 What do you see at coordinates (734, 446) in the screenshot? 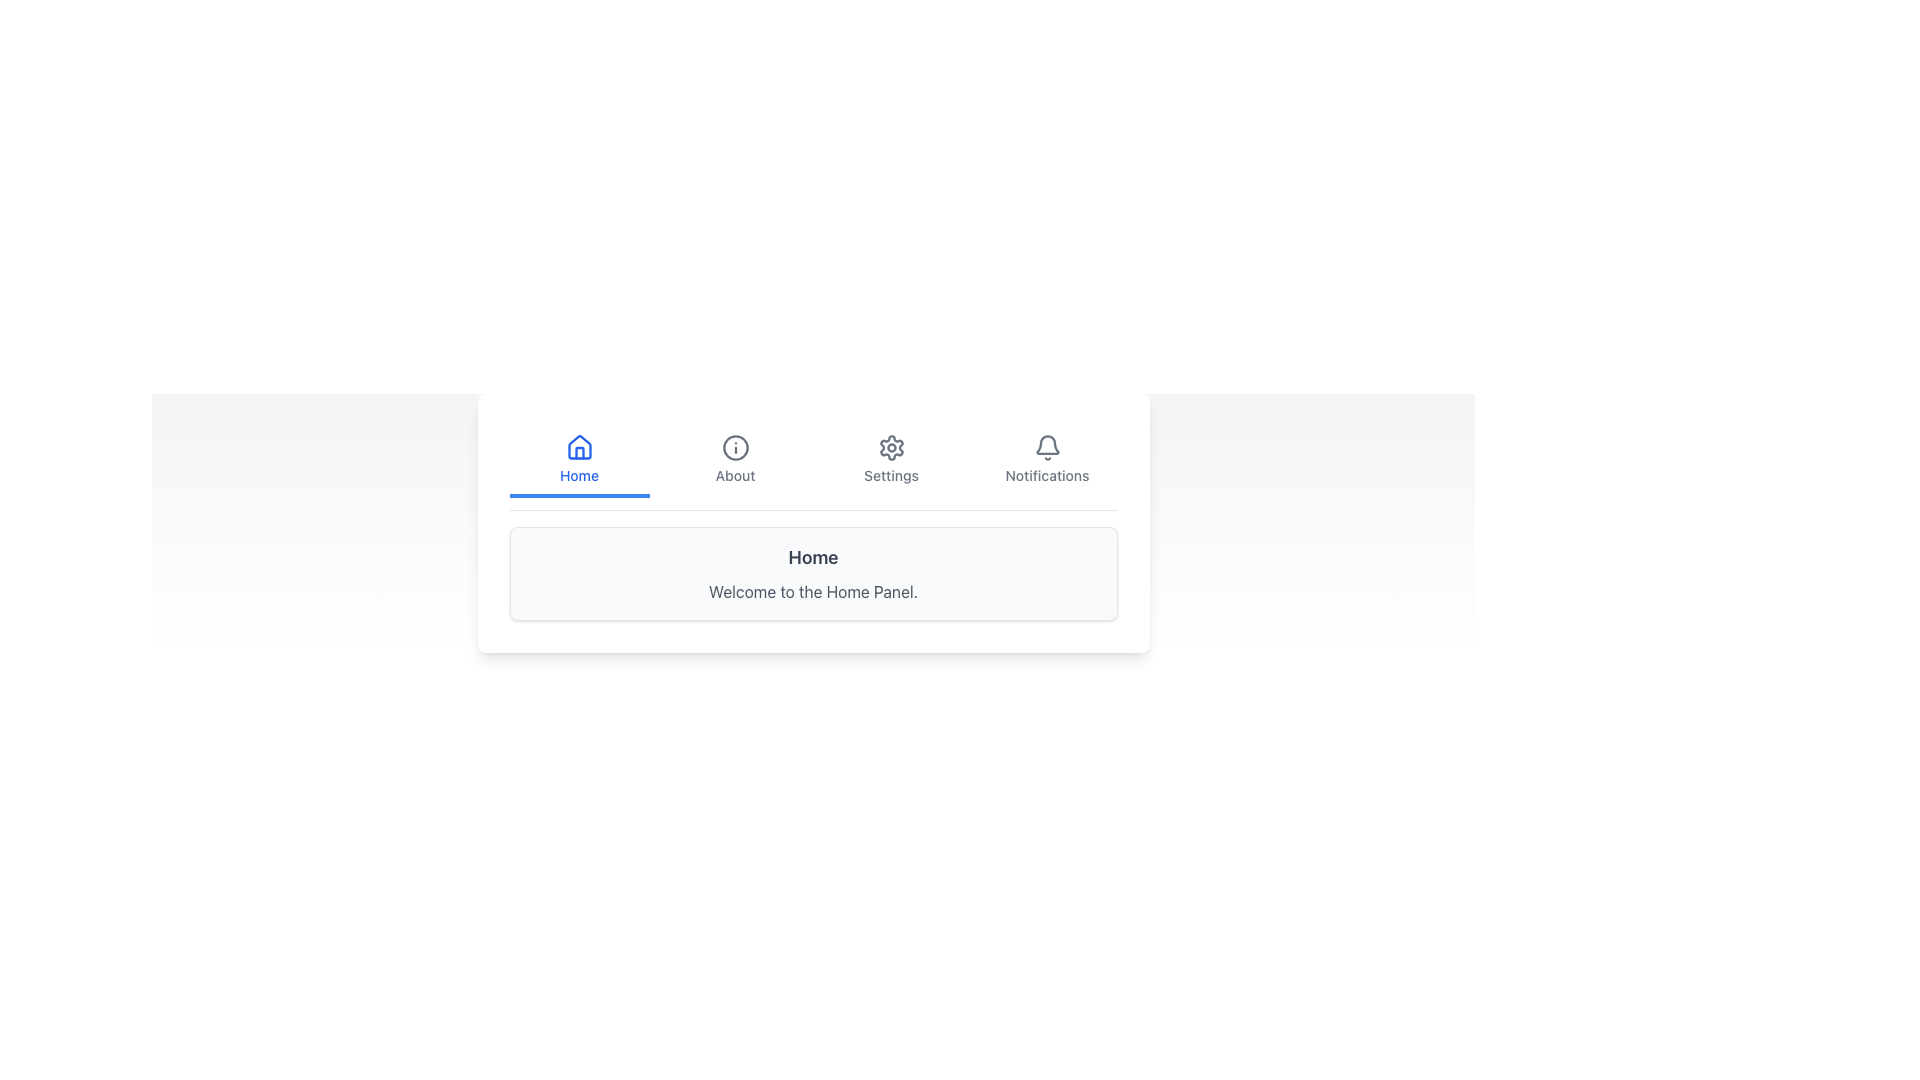
I see `the information icon, which is a circular SVG graphical icon with a dot and line inside, located above the 'About' text element` at bounding box center [734, 446].